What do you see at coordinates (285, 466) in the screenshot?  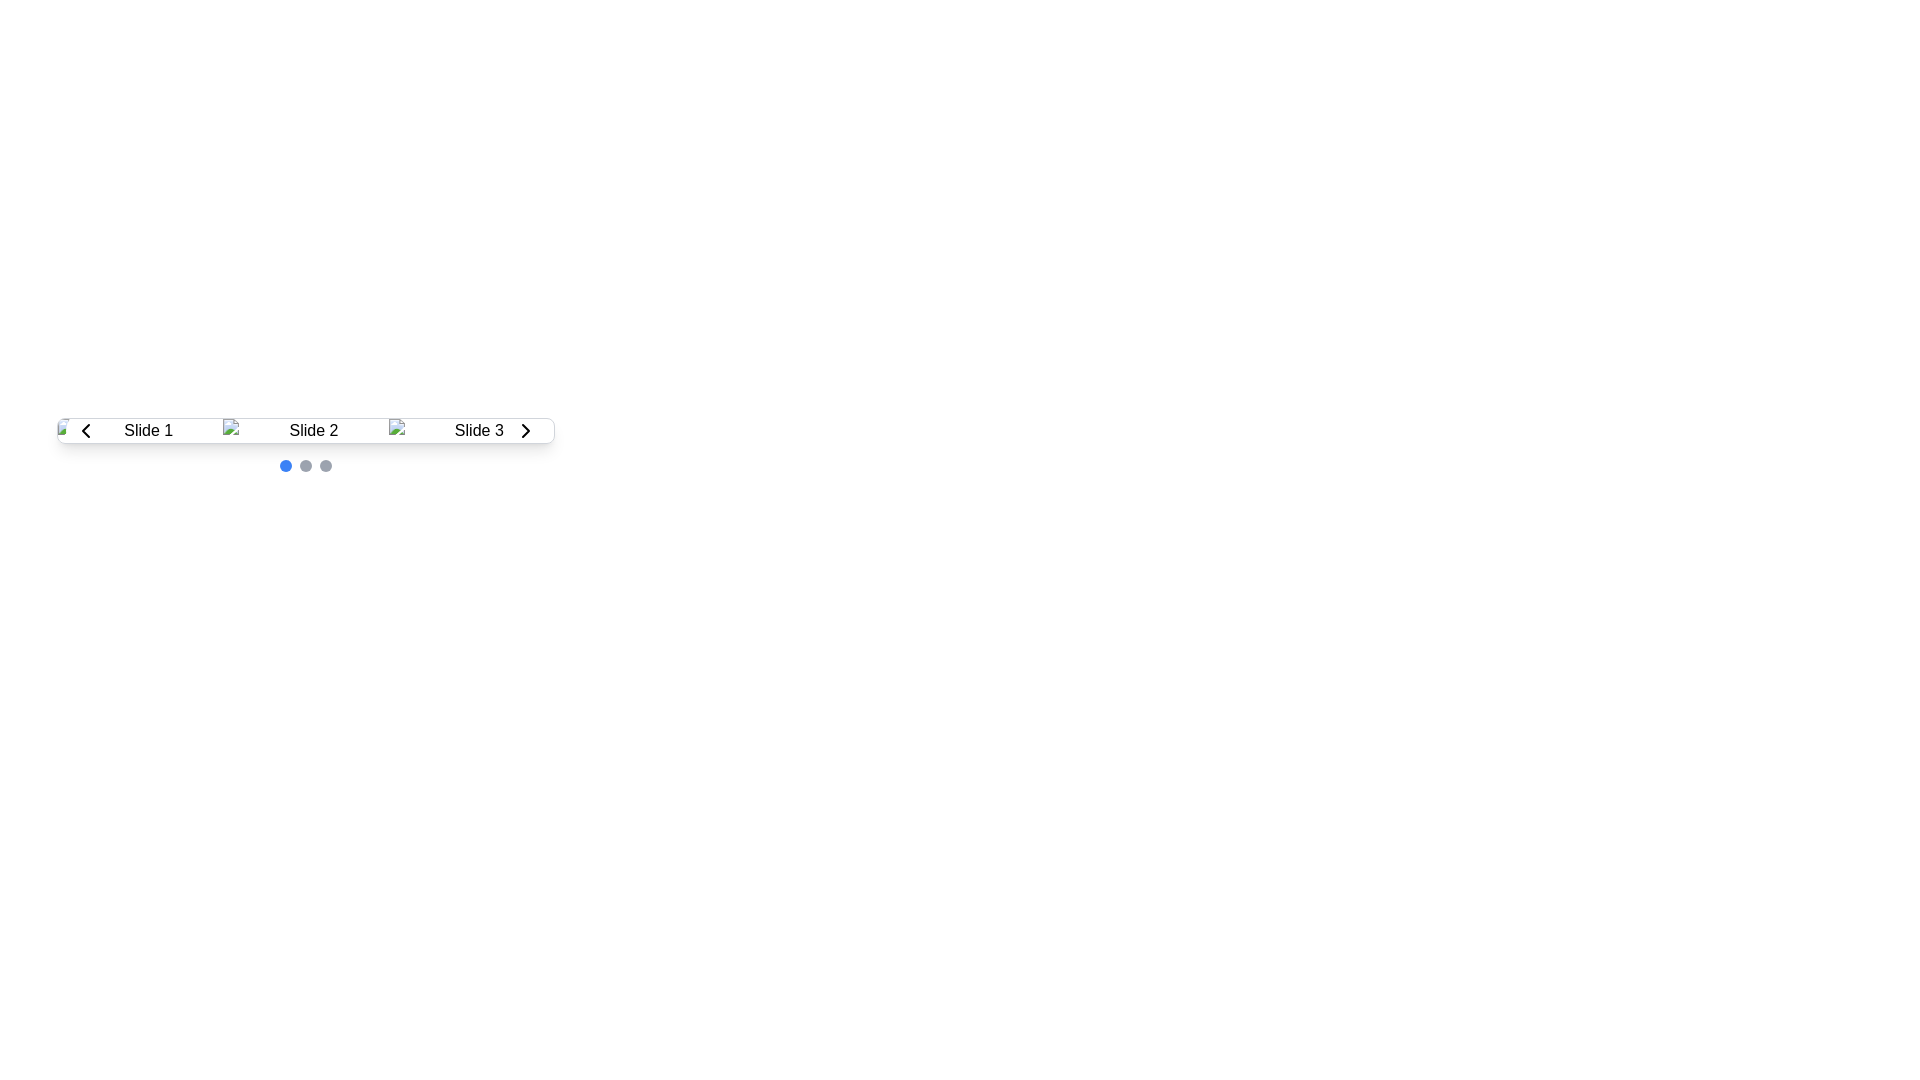 I see `the state of the active blue indicator circle, which is the first in a group of three circles beneath the carousel` at bounding box center [285, 466].